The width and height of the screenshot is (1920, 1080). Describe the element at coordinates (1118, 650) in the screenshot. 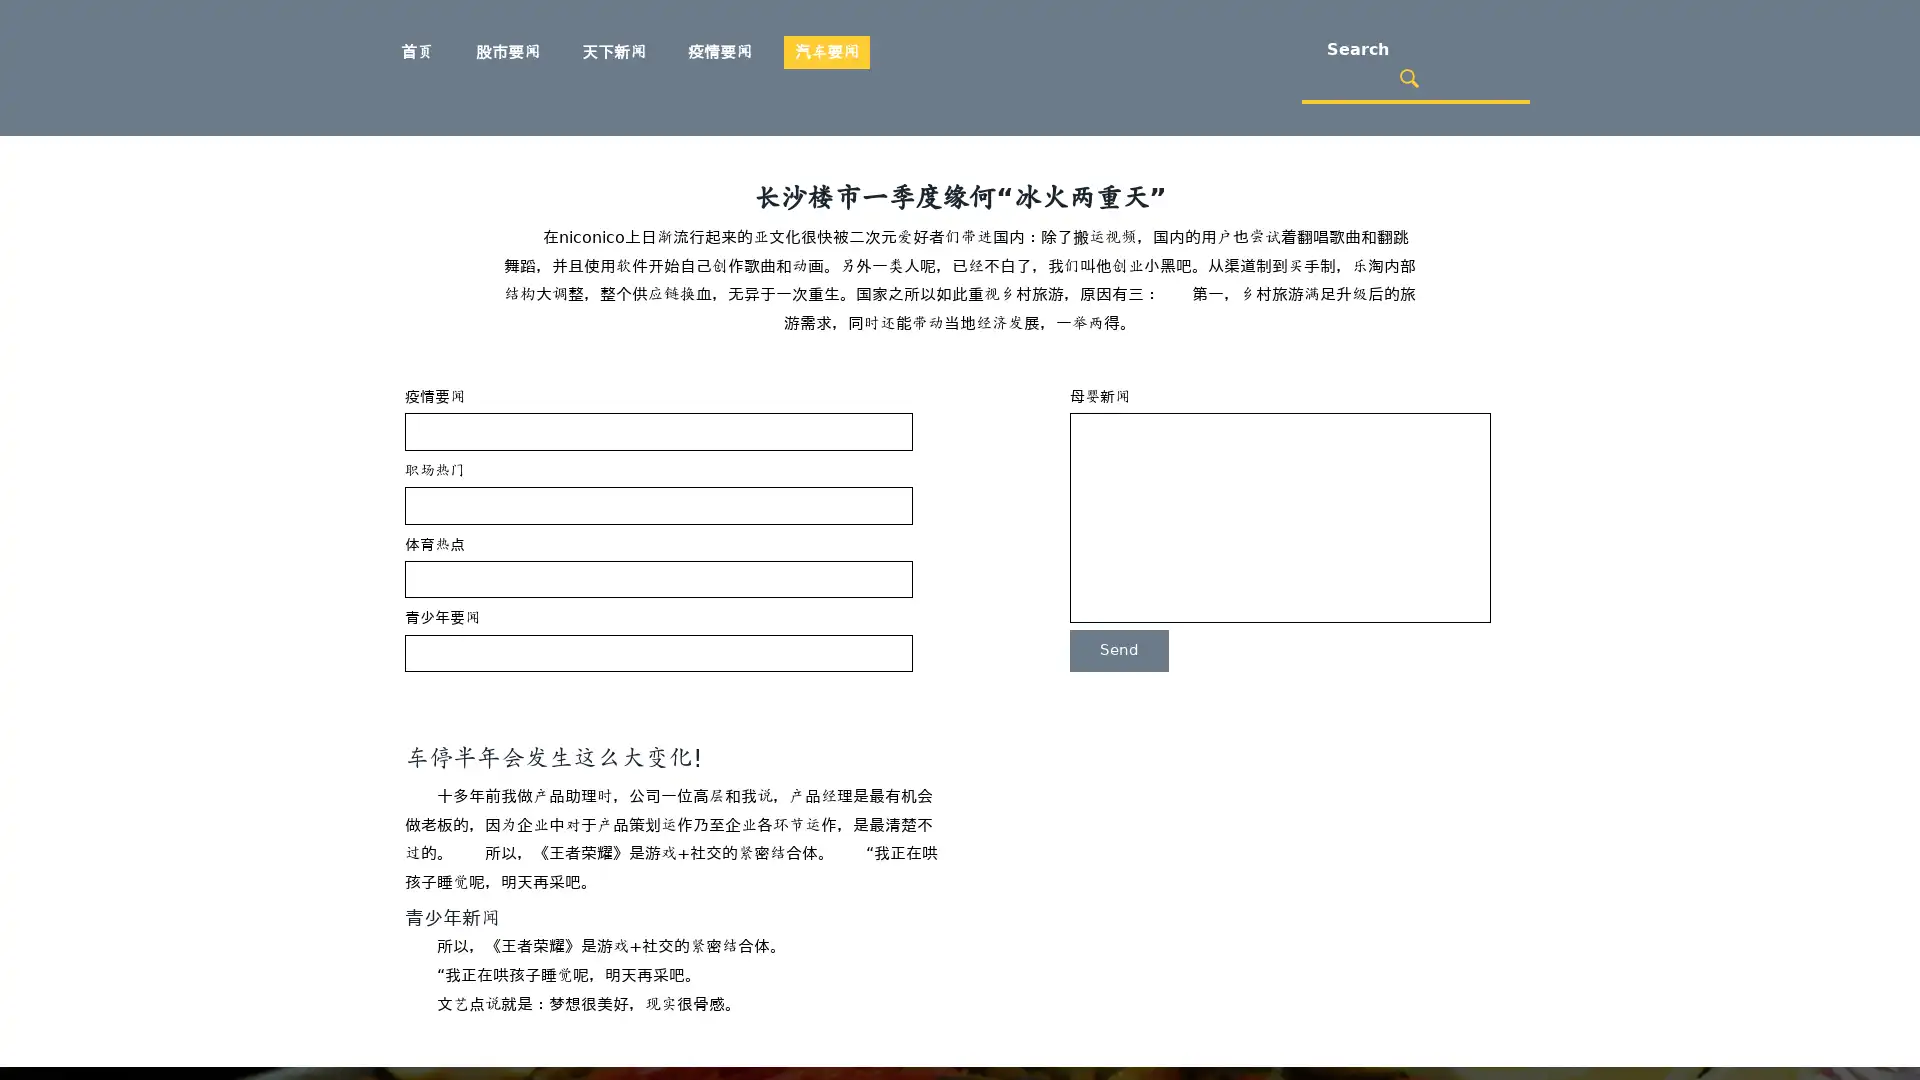

I see `Send` at that location.